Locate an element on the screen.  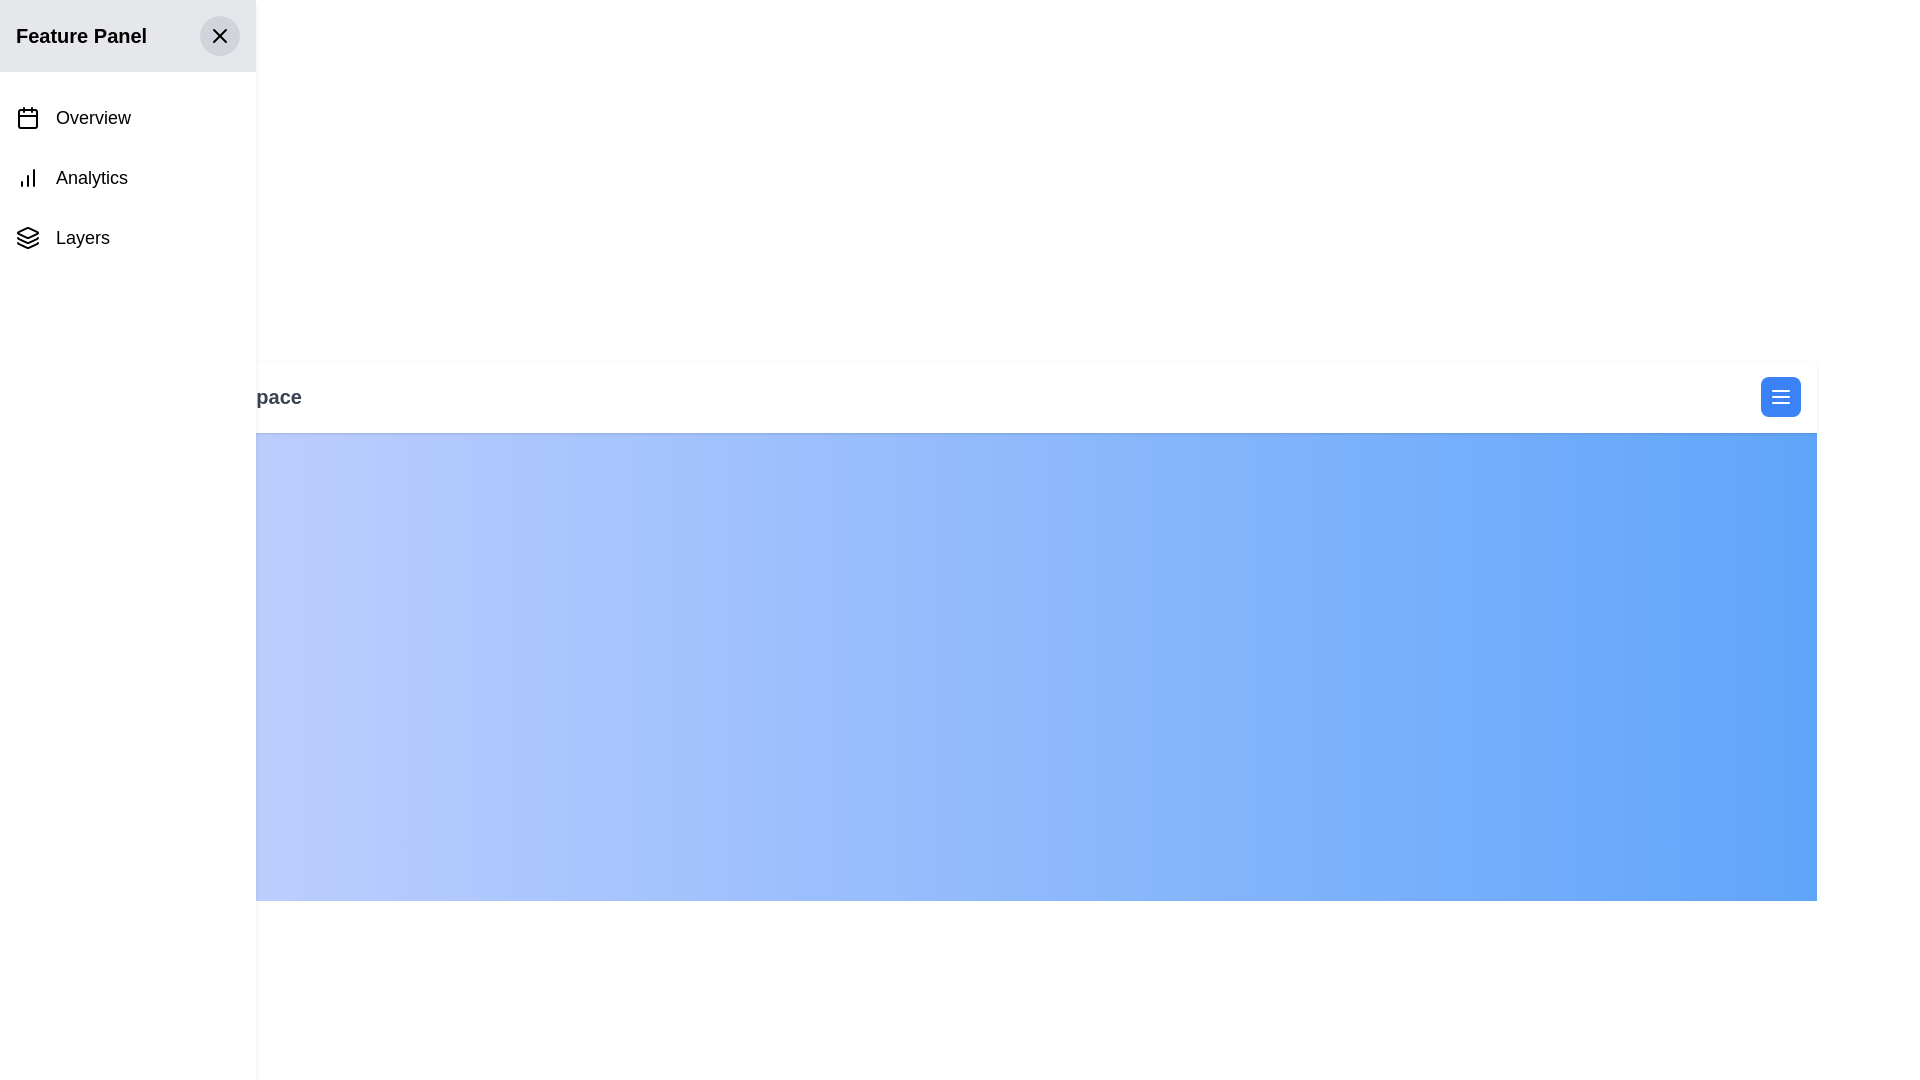
the 'Analytics' icon located in the side navigation panel, positioned to the left of the text label 'Analytics' is located at coordinates (28, 176).